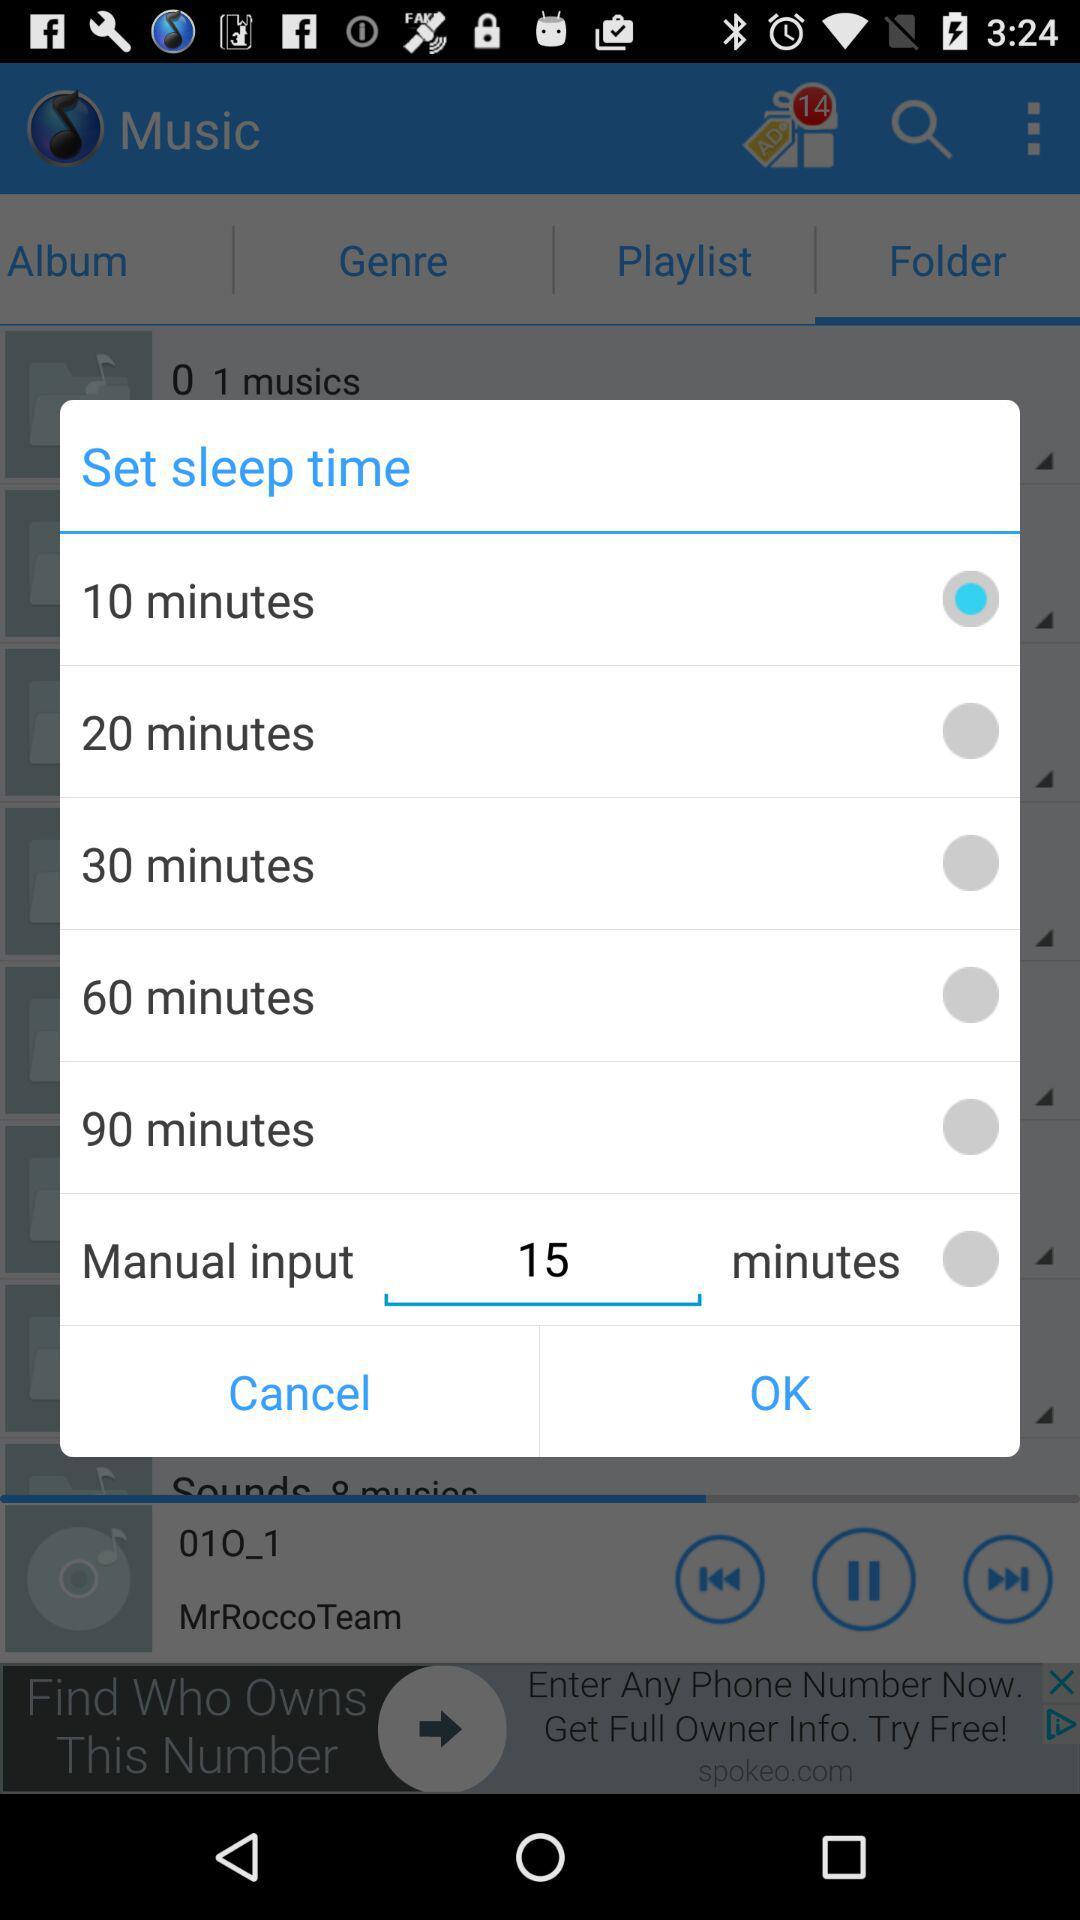  I want to click on 10 minutes, so click(969, 598).